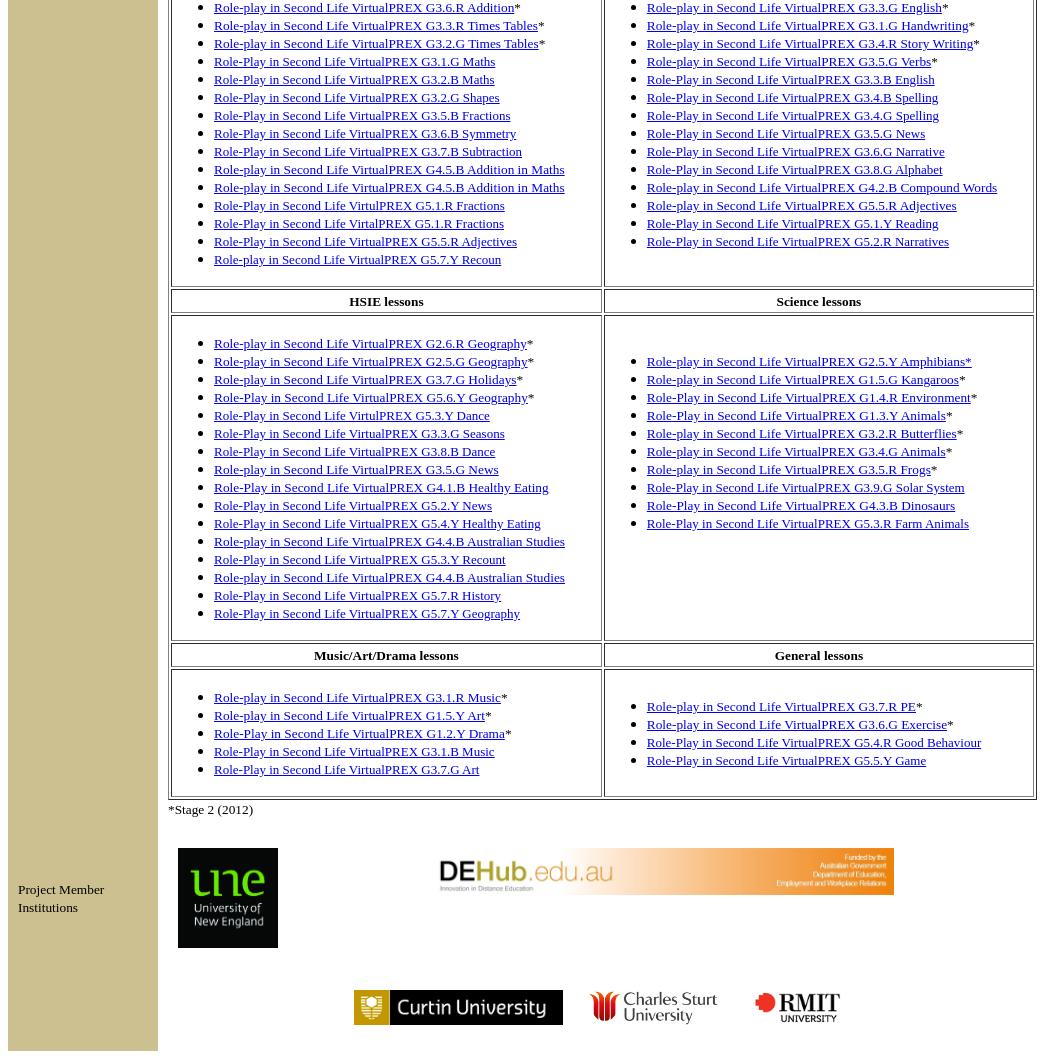 This screenshot has height=1059, width=1047. Describe the element at coordinates (790, 97) in the screenshot. I see `'Role-Play in Second Life VirtualPREX G3.4.B Spelling'` at that location.